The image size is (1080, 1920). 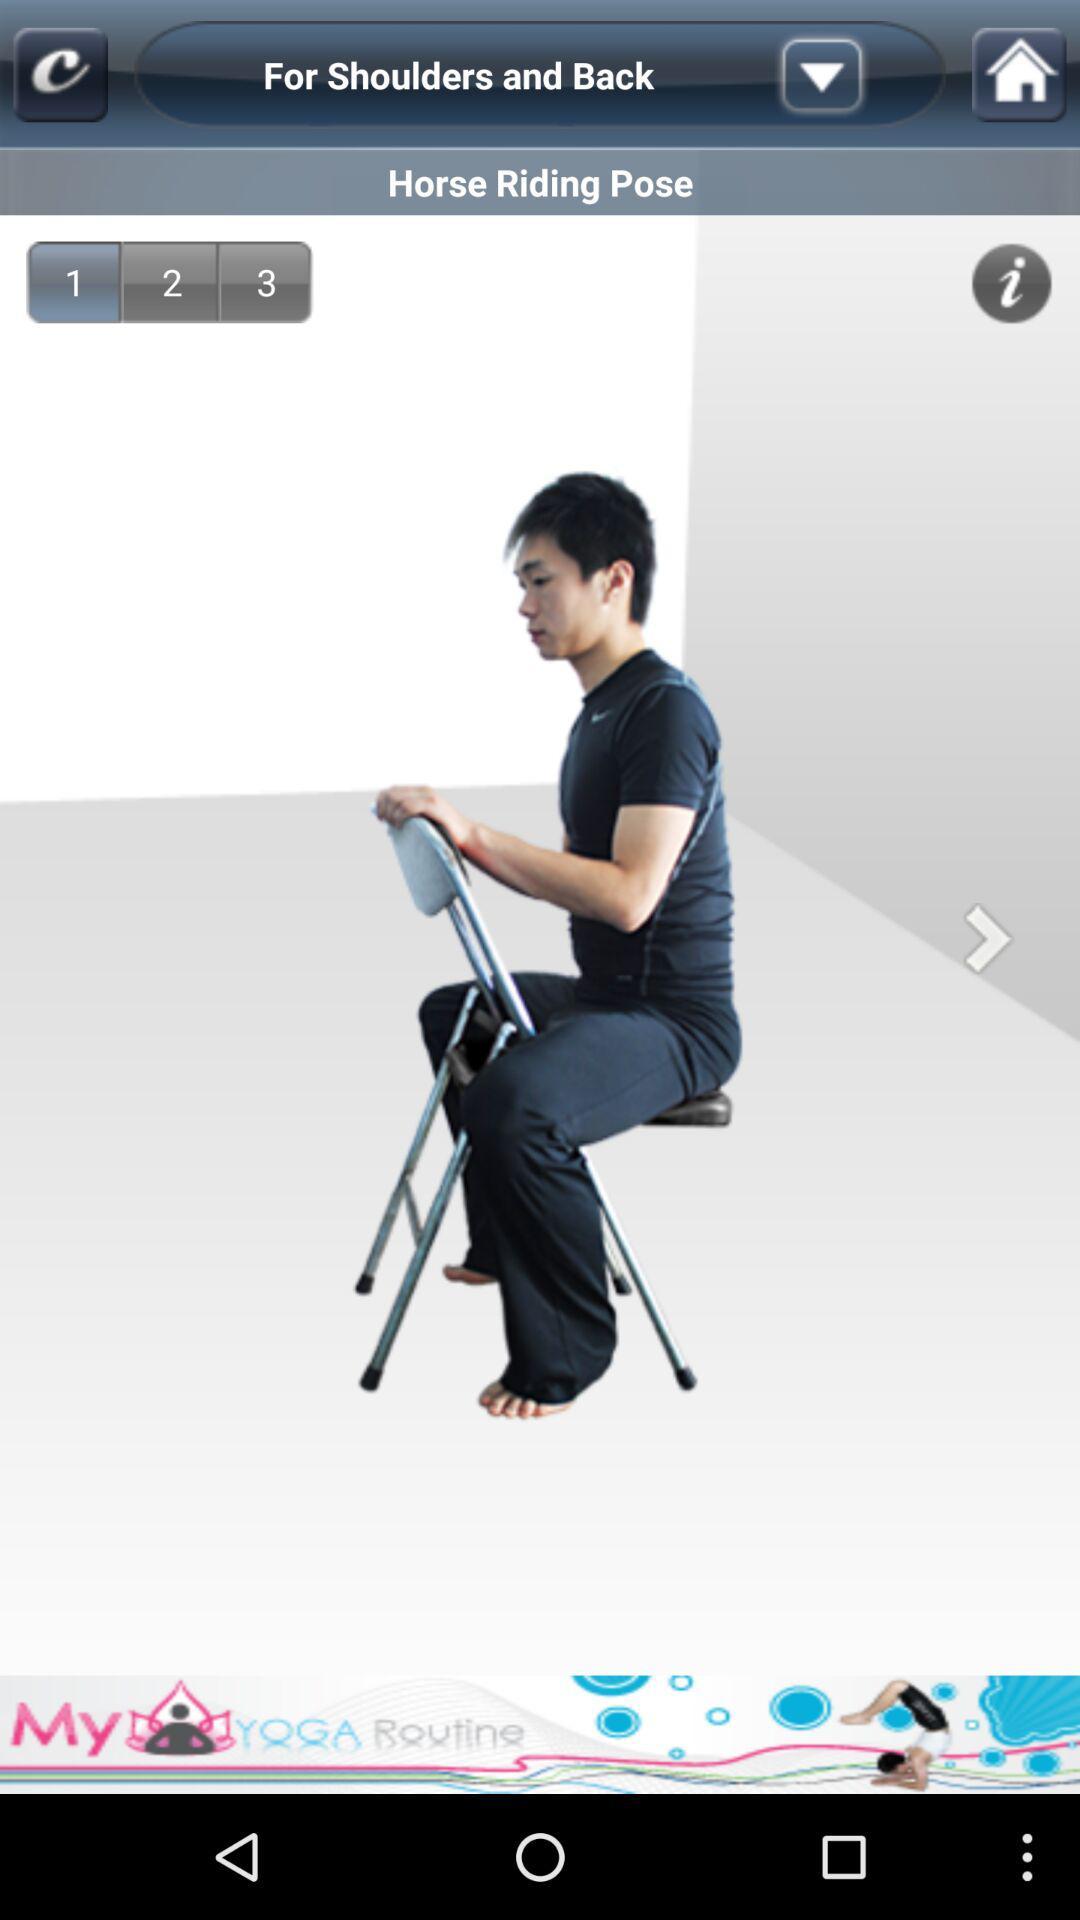 I want to click on icon above the horse riding pose app, so click(x=853, y=75).